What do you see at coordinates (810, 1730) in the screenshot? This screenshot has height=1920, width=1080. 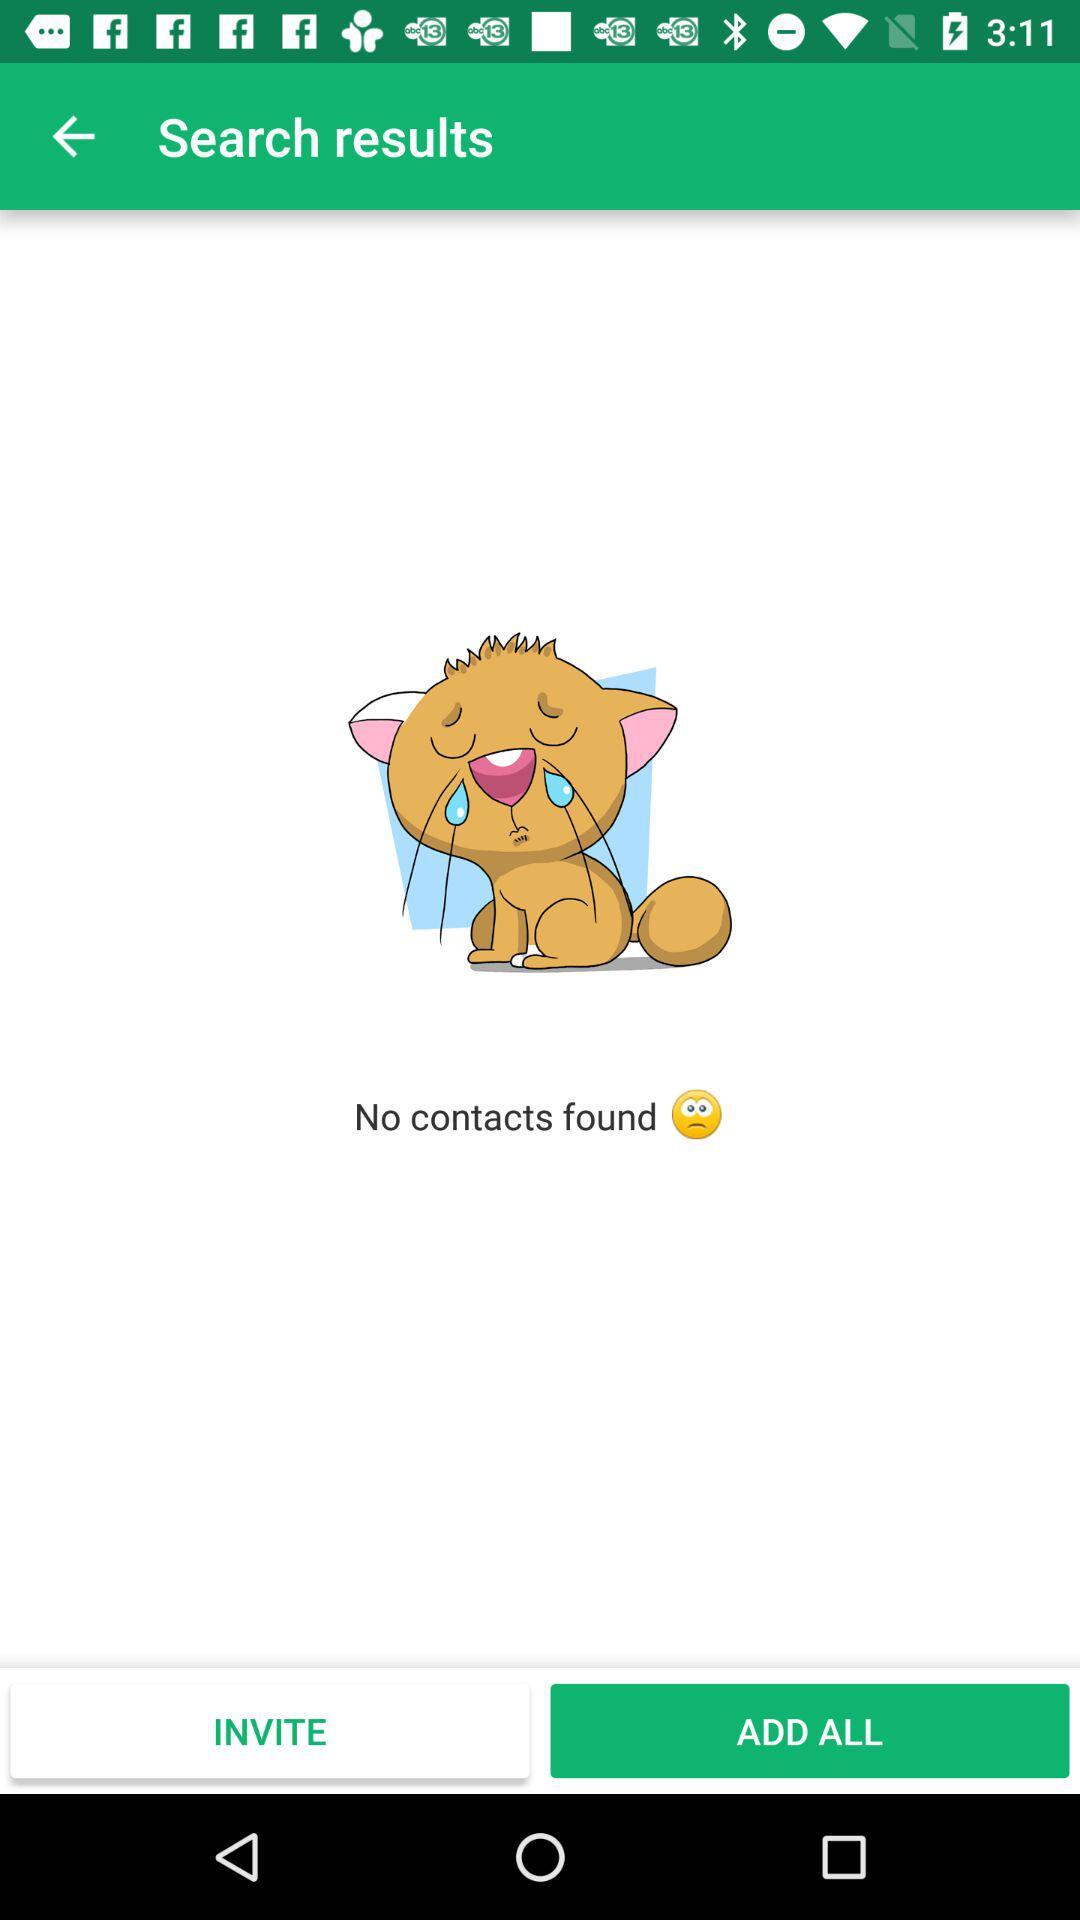 I see `add all icon` at bounding box center [810, 1730].